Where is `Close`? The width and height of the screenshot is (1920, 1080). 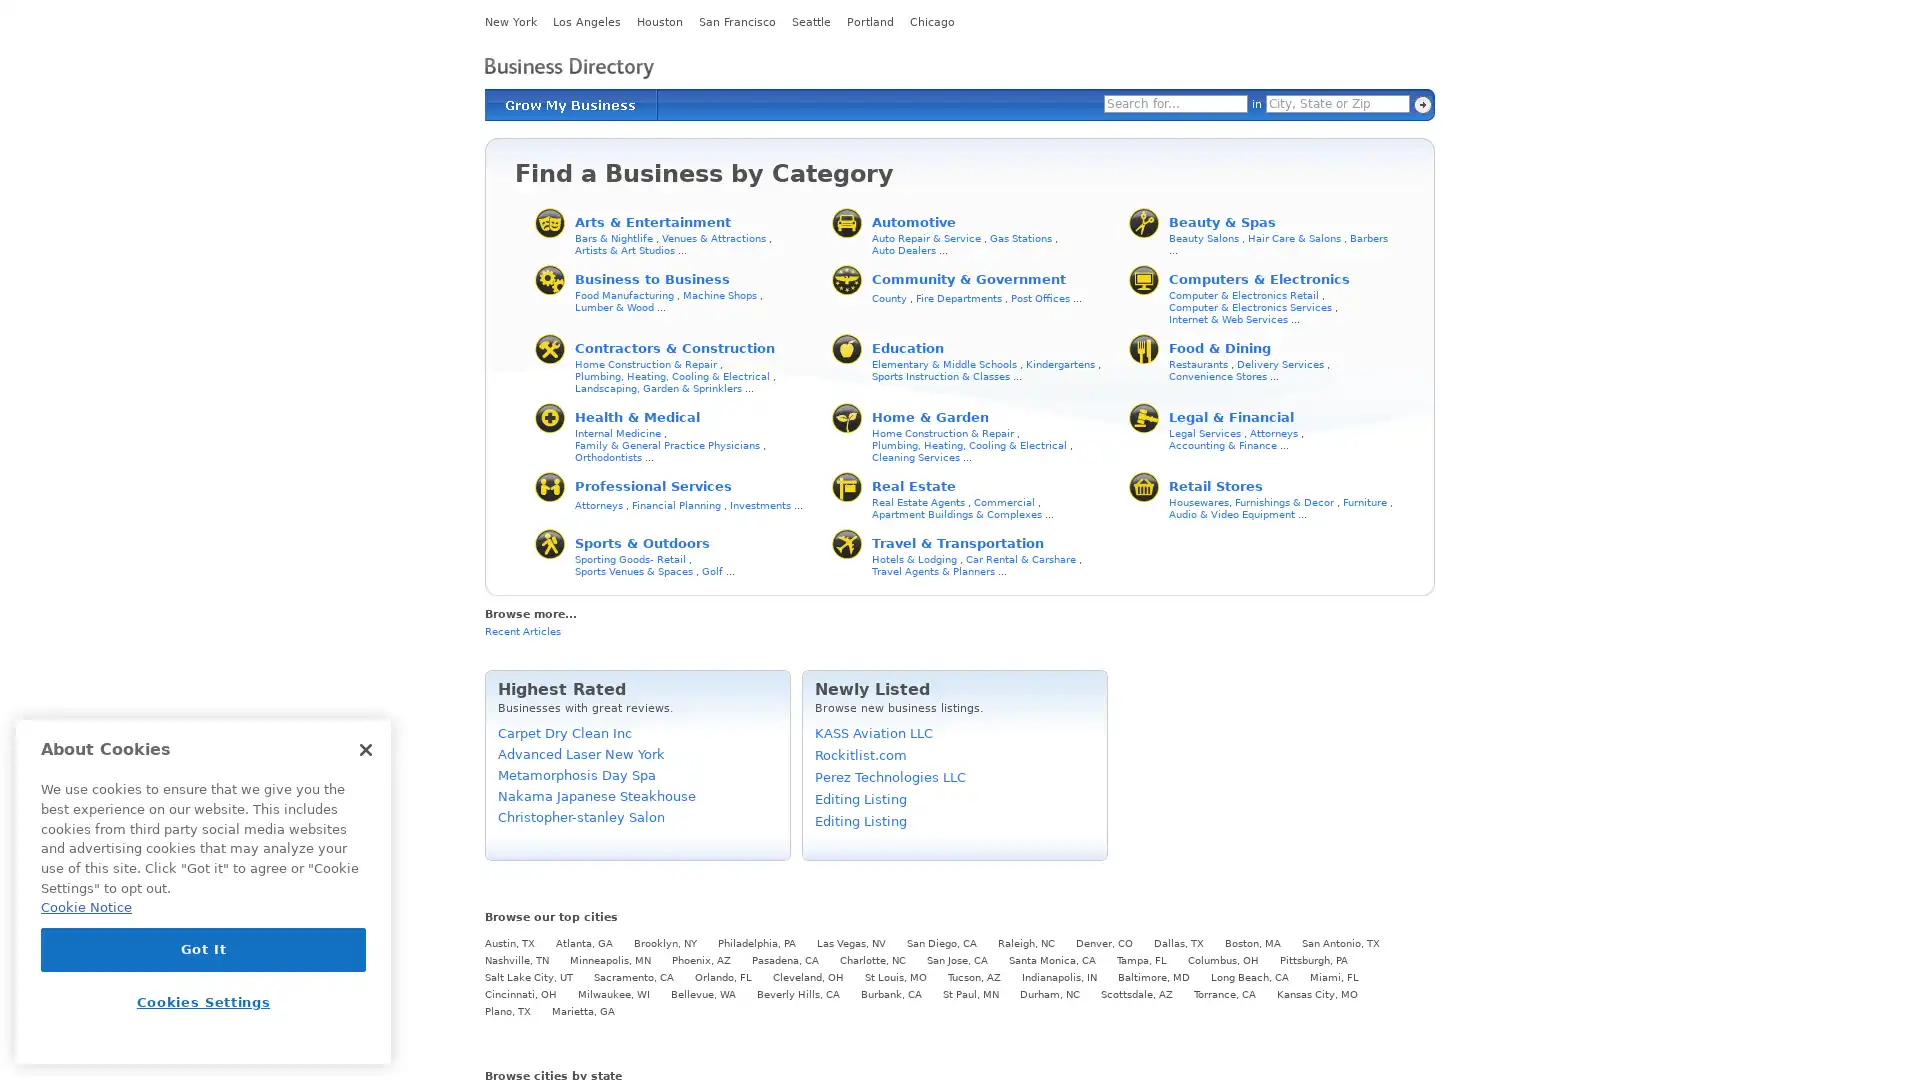 Close is located at coordinates (365, 749).